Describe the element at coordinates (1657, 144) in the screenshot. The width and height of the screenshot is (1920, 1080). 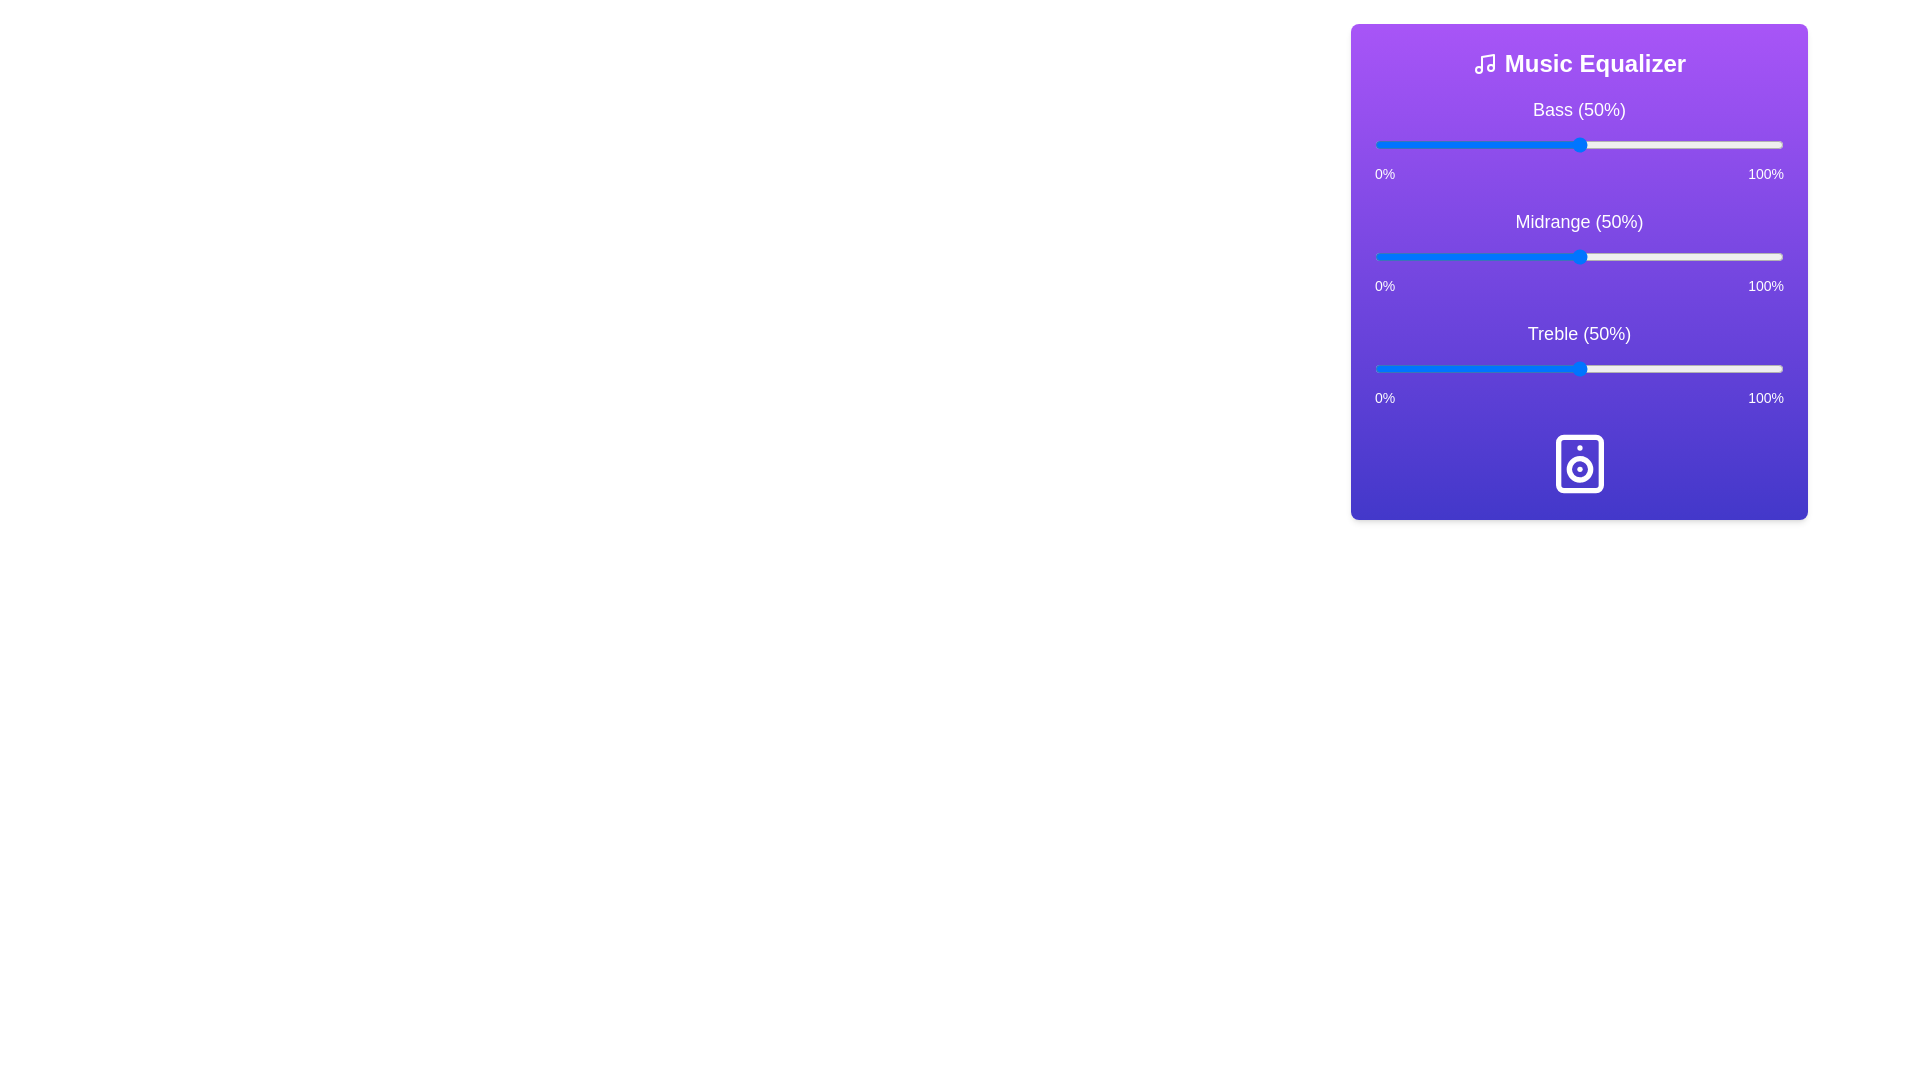
I see `the bass slider to 69%` at that location.